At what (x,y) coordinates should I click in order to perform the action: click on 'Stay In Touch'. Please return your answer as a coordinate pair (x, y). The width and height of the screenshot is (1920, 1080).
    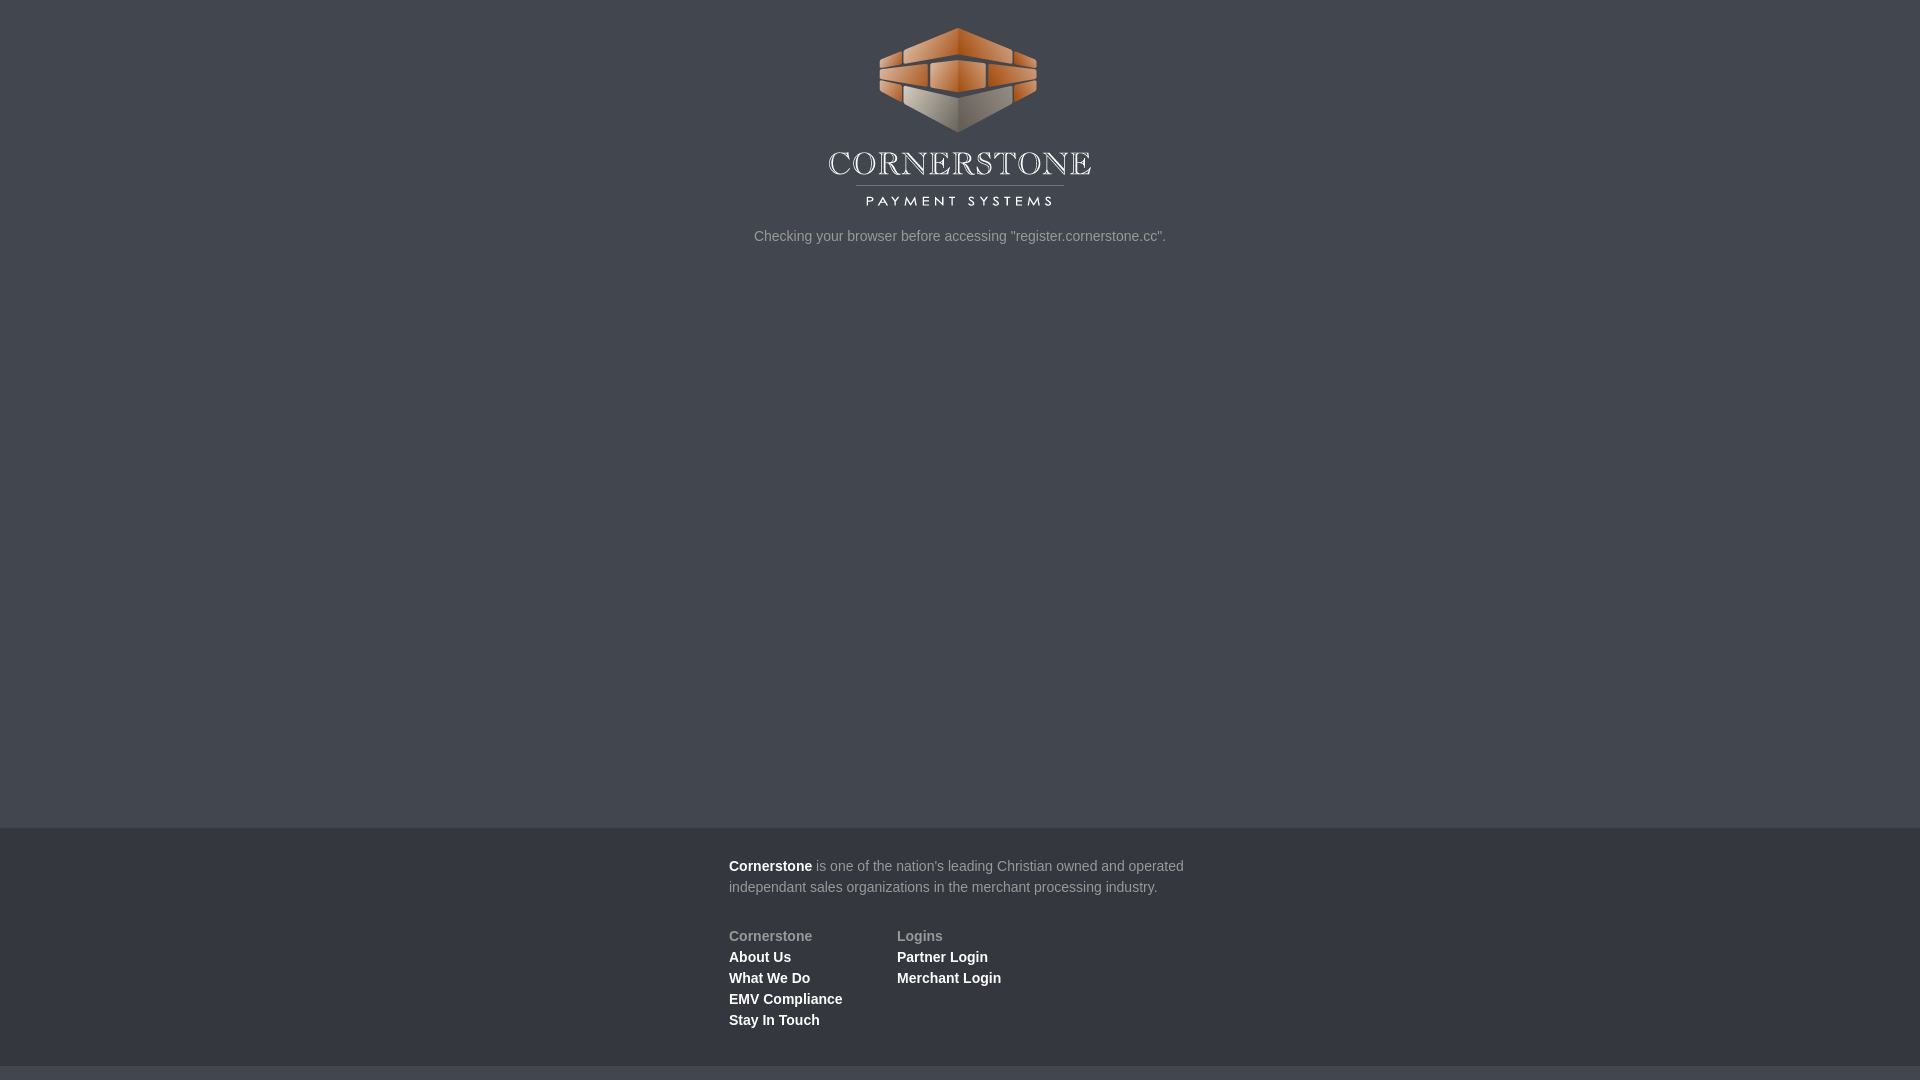
    Looking at the image, I should click on (773, 1019).